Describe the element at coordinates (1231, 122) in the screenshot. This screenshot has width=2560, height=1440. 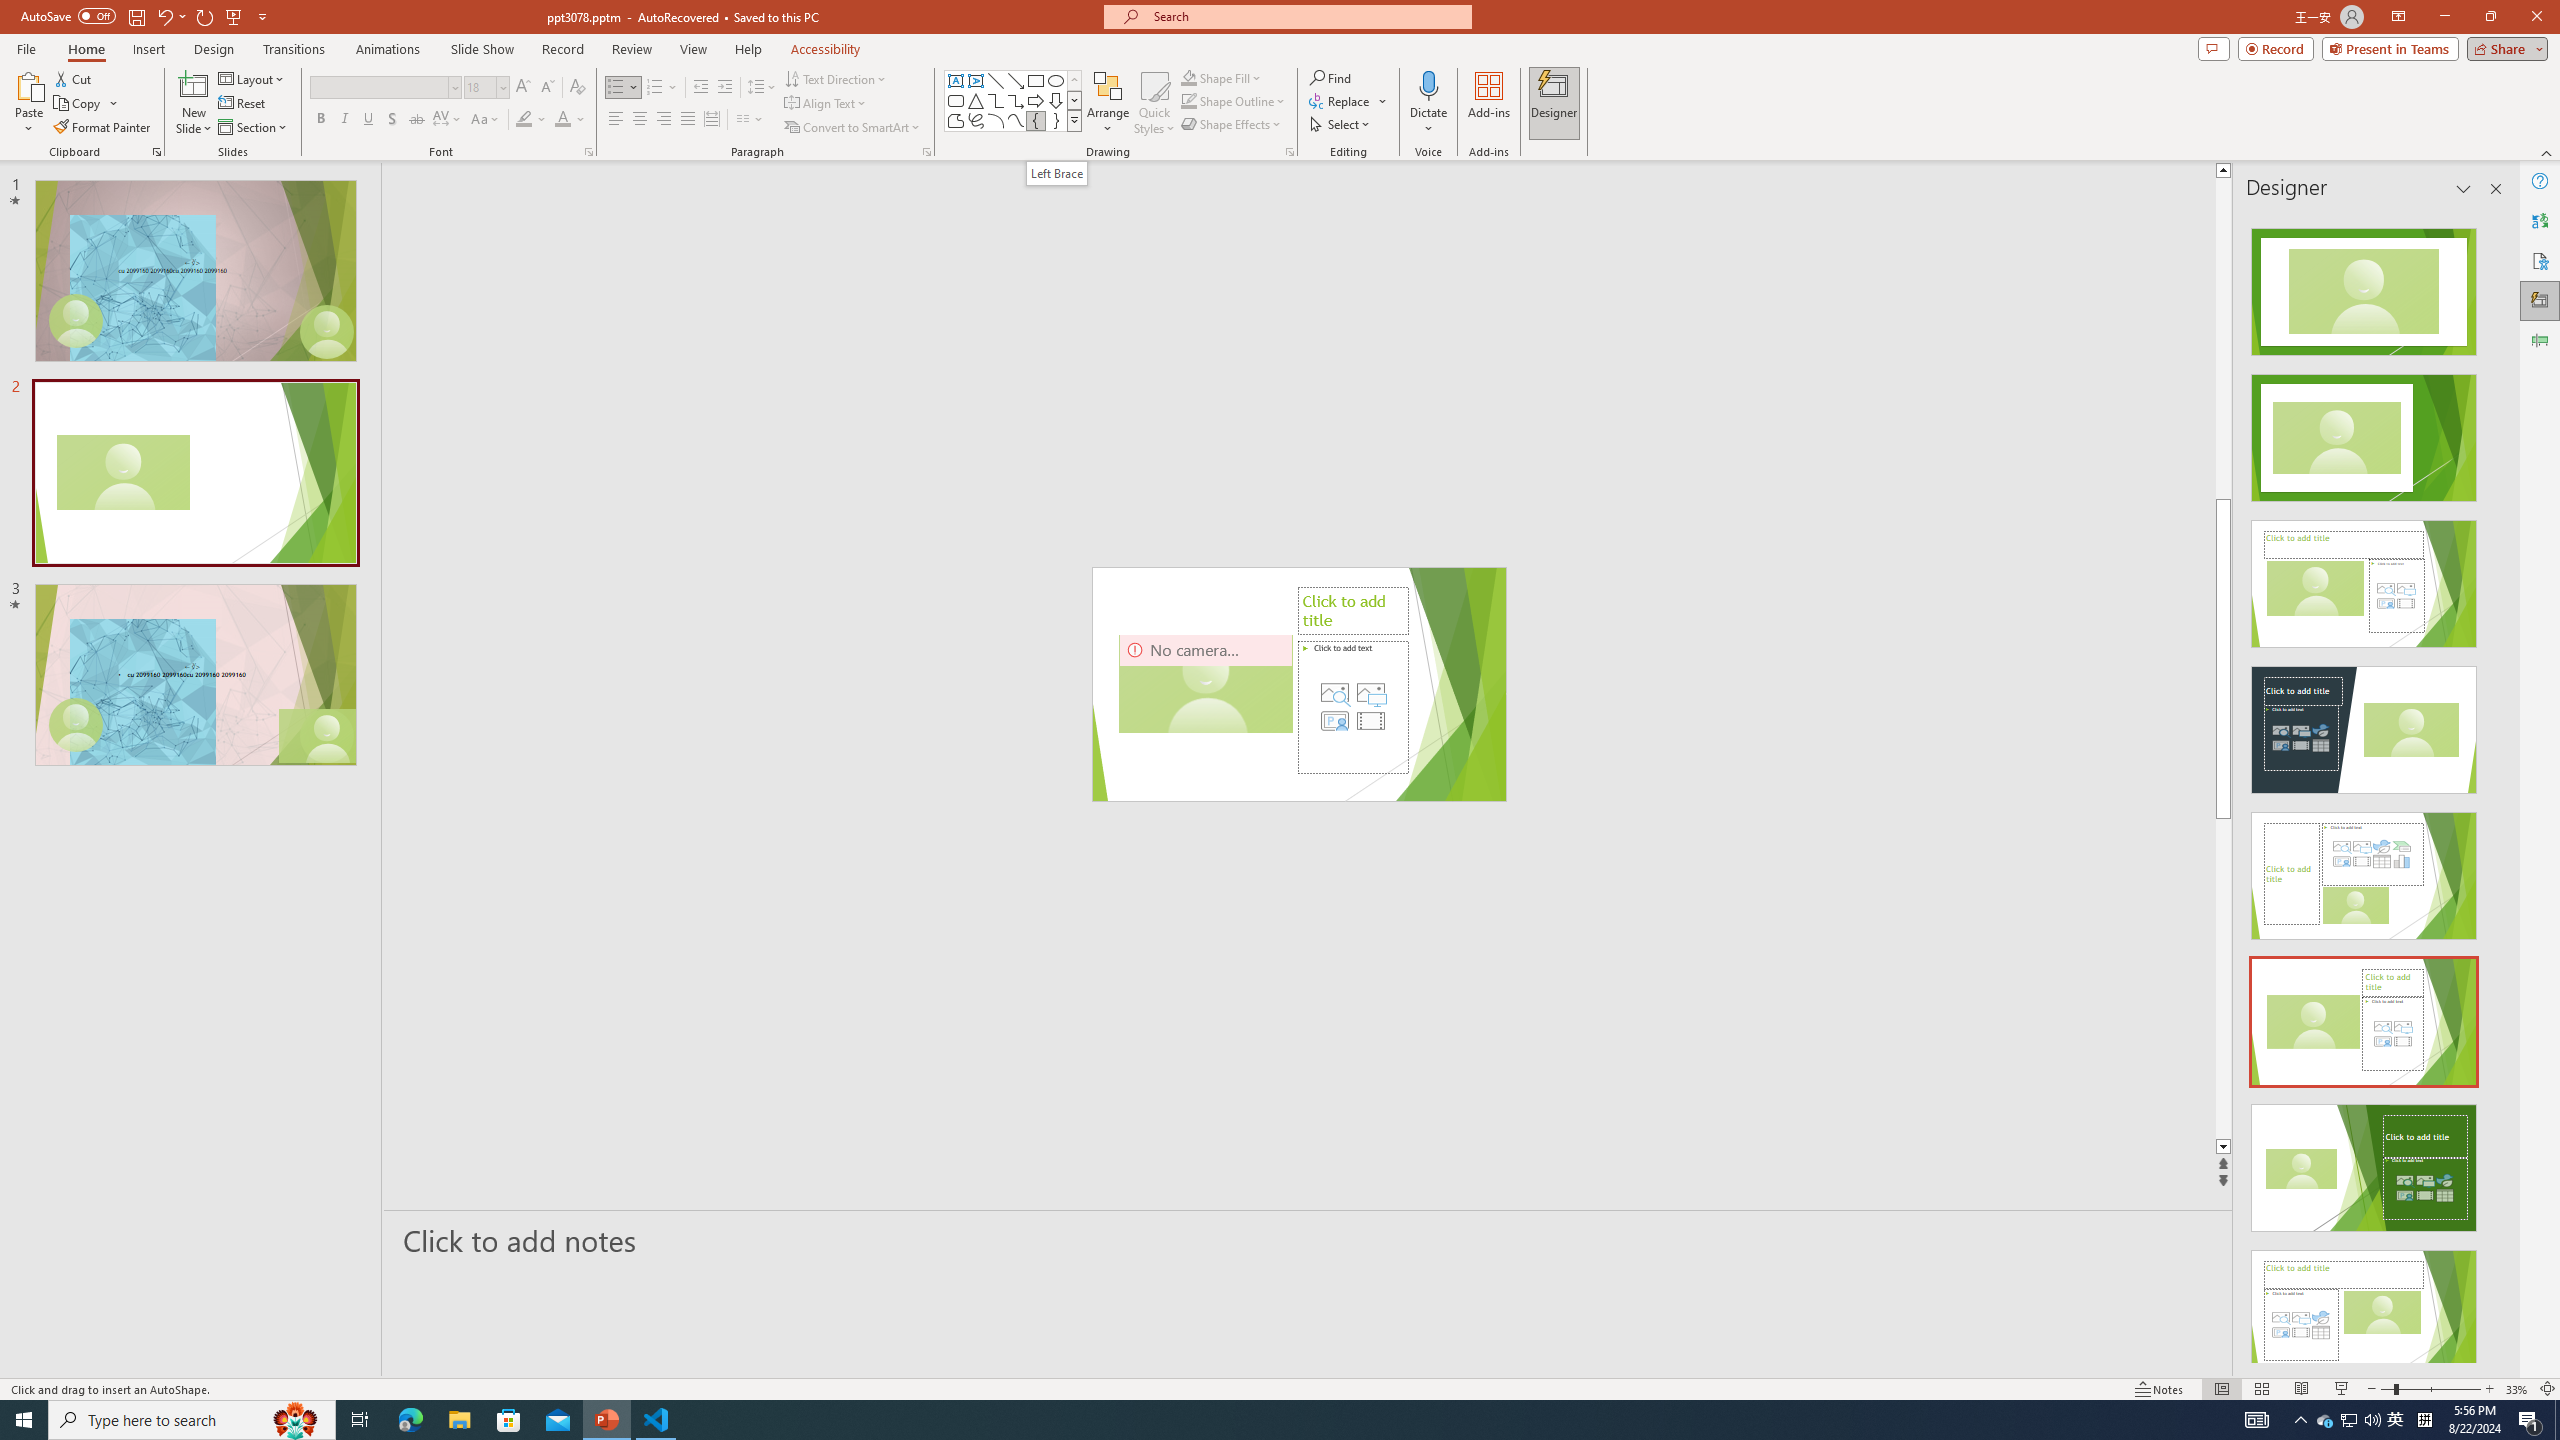
I see `'Shape Effects'` at that location.